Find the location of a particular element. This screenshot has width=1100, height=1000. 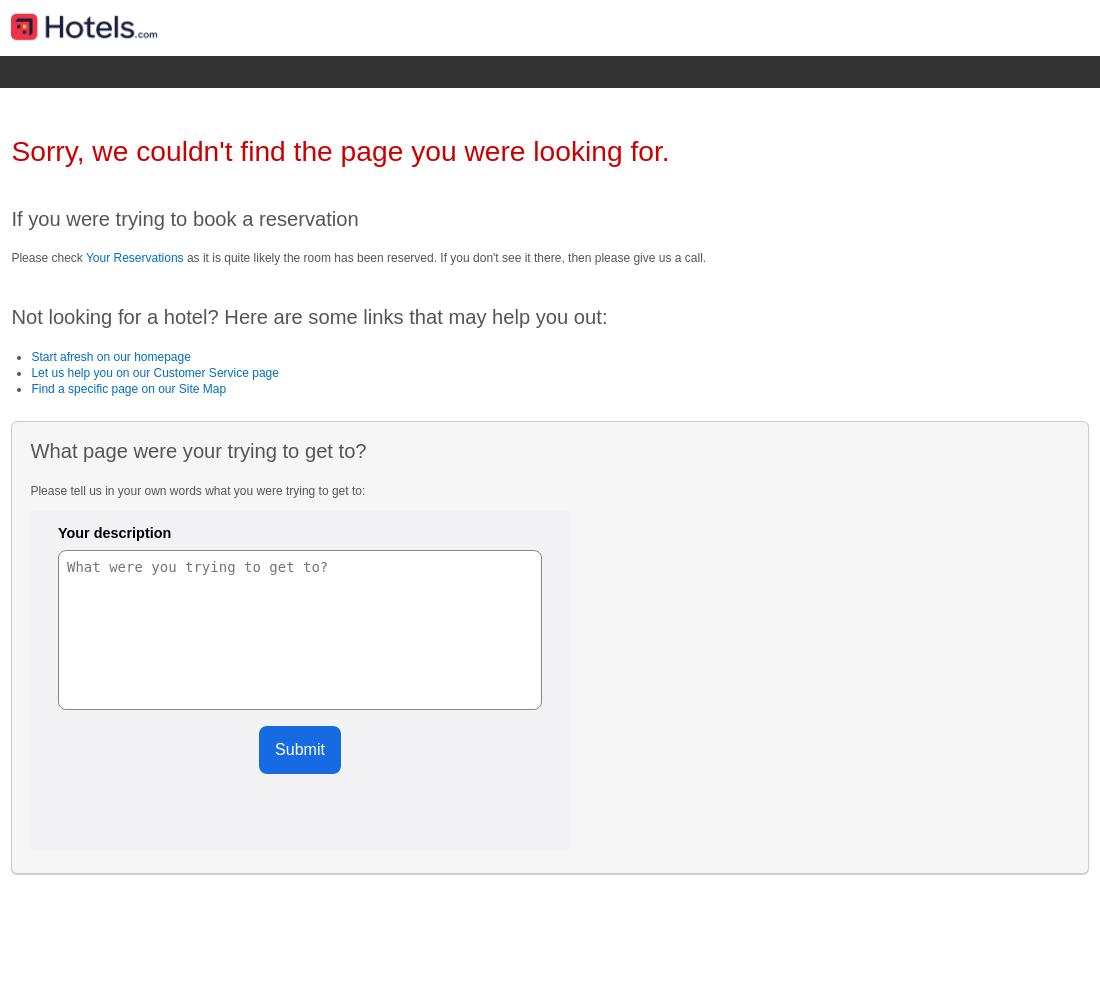

'Your Reservations' is located at coordinates (133, 257).